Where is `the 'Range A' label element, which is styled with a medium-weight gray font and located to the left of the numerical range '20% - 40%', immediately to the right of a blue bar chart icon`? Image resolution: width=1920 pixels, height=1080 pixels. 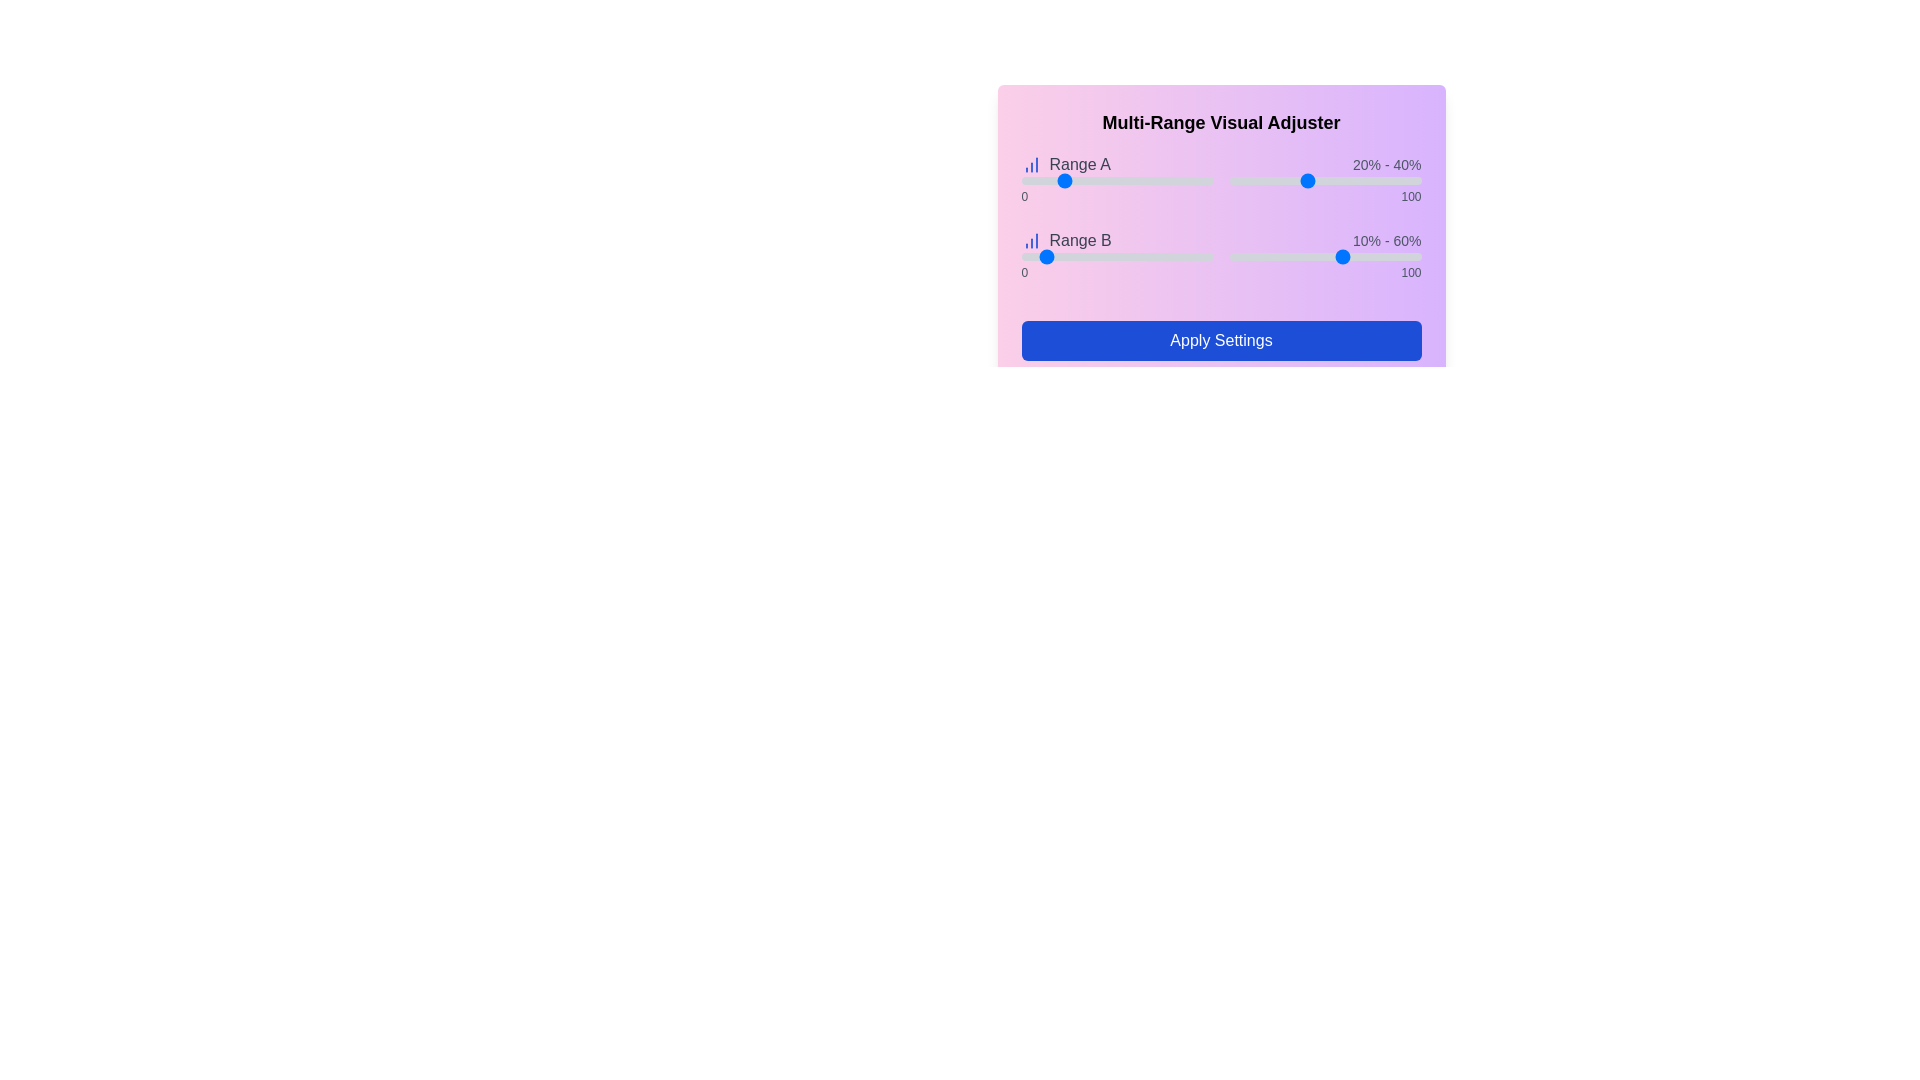
the 'Range A' label element, which is styled with a medium-weight gray font and located to the left of the numerical range '20% - 40%', immediately to the right of a blue bar chart icon is located at coordinates (1065, 164).